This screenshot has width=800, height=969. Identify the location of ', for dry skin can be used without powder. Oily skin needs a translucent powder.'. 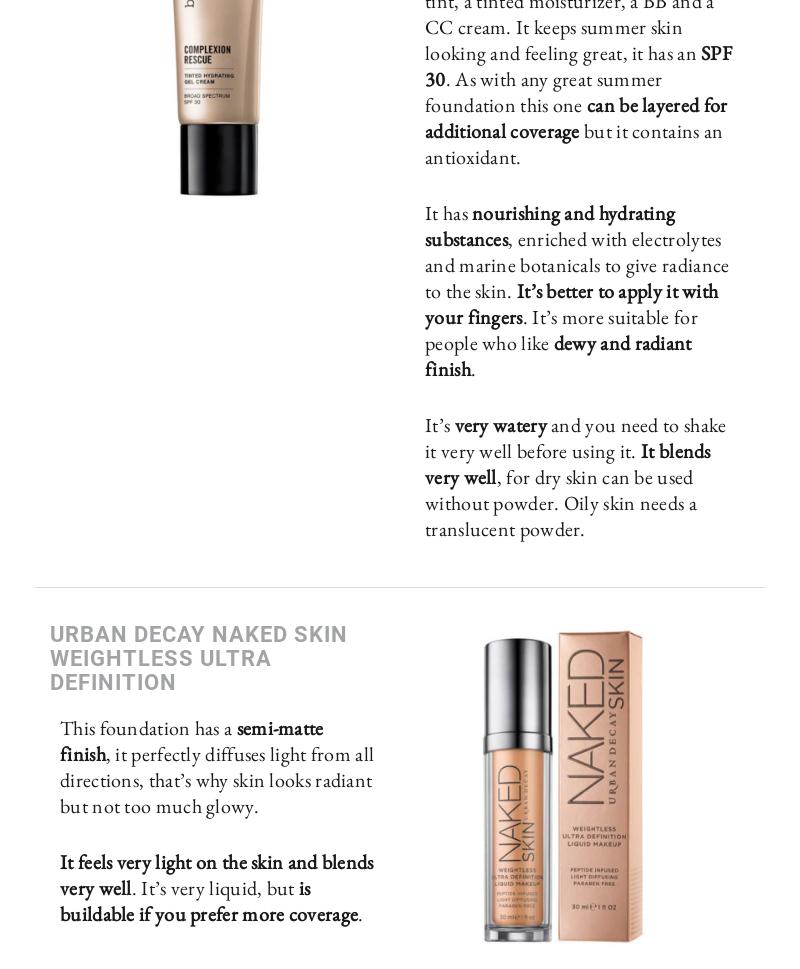
(560, 502).